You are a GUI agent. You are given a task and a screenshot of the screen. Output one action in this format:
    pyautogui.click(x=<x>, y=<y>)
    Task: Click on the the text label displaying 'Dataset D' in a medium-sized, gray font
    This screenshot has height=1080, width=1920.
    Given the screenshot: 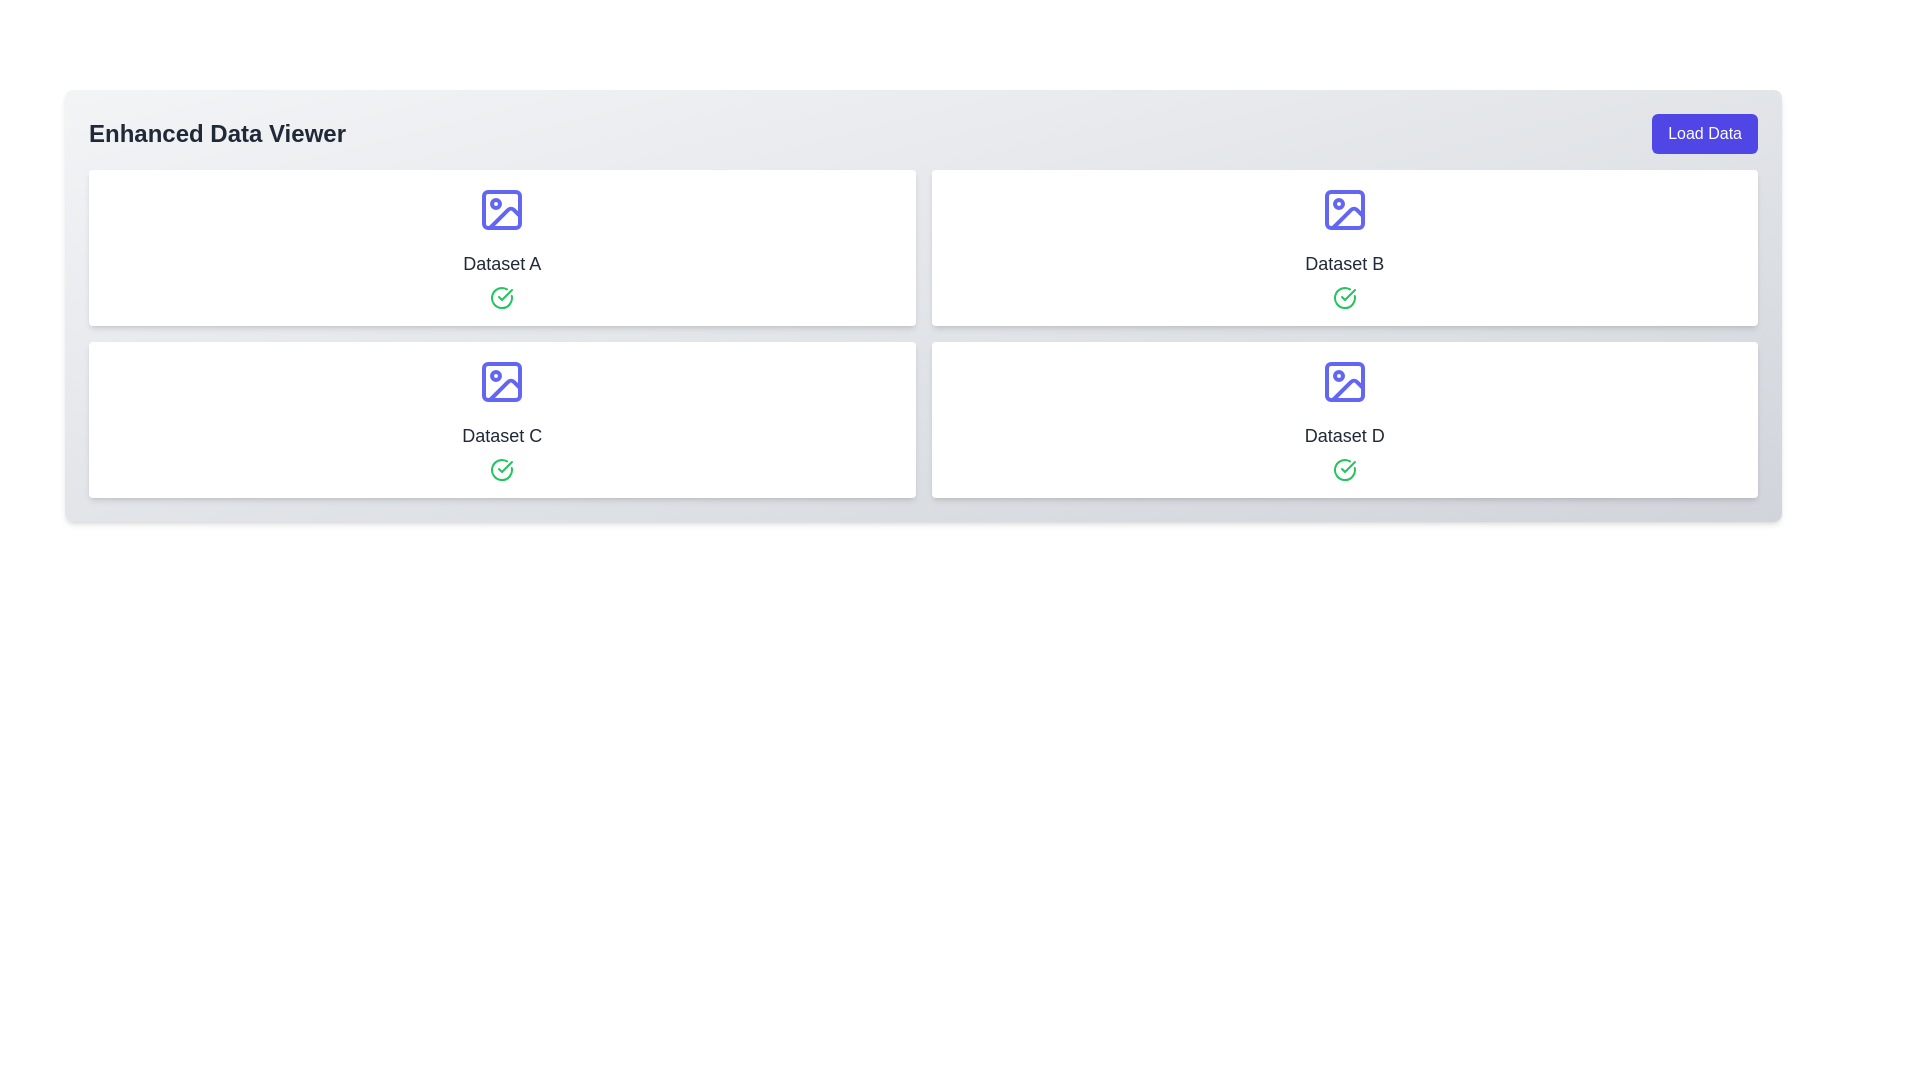 What is the action you would take?
    pyautogui.click(x=1344, y=434)
    